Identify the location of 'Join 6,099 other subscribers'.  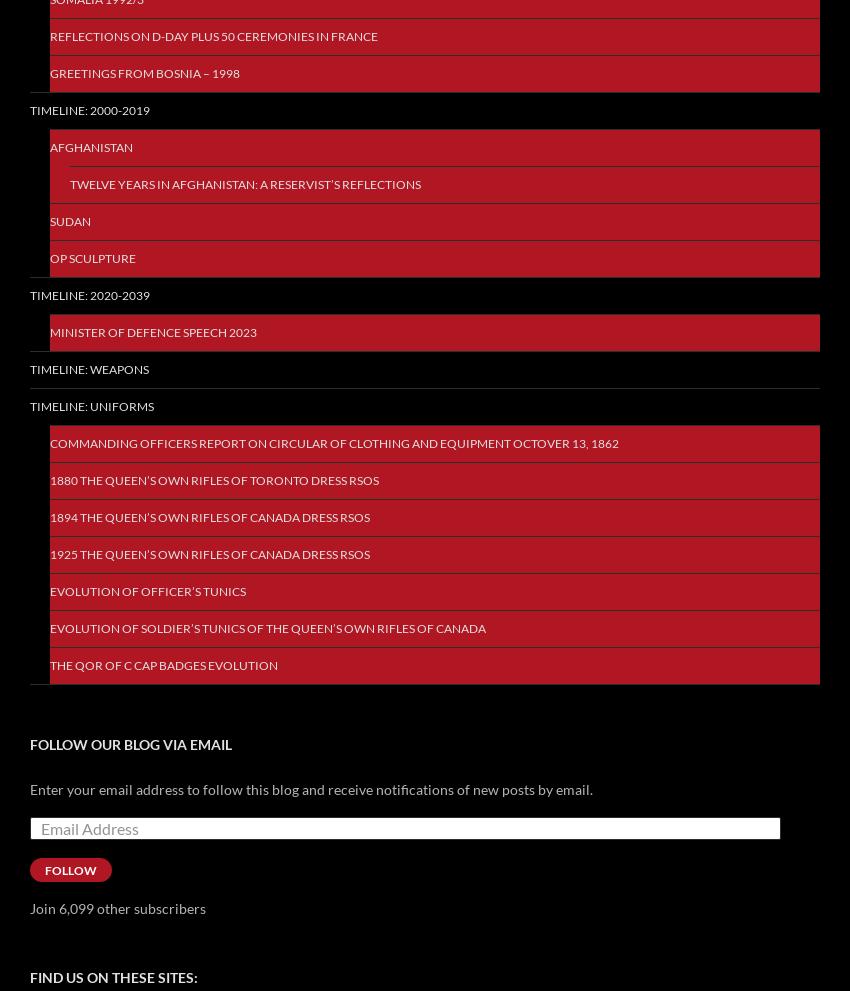
(29, 907).